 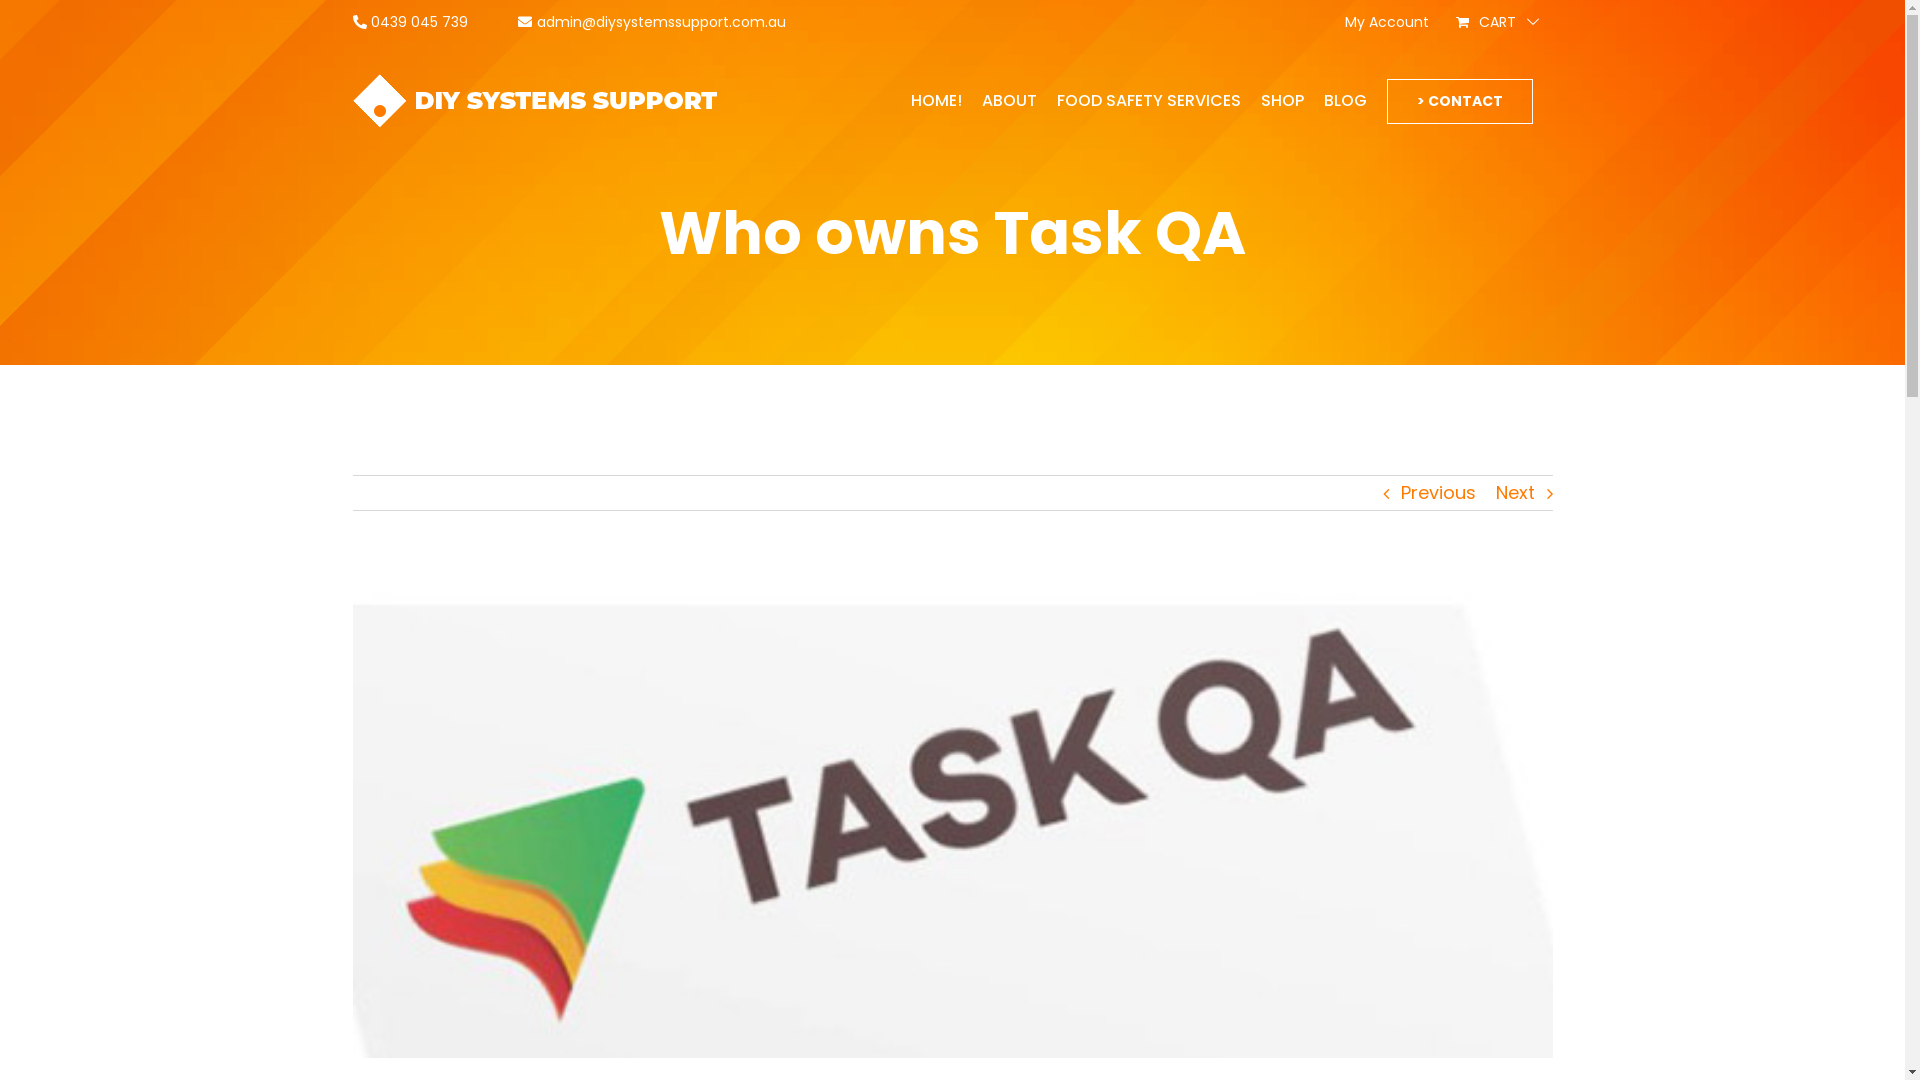 I want to click on '0439 045 739', so click(x=408, y=22).